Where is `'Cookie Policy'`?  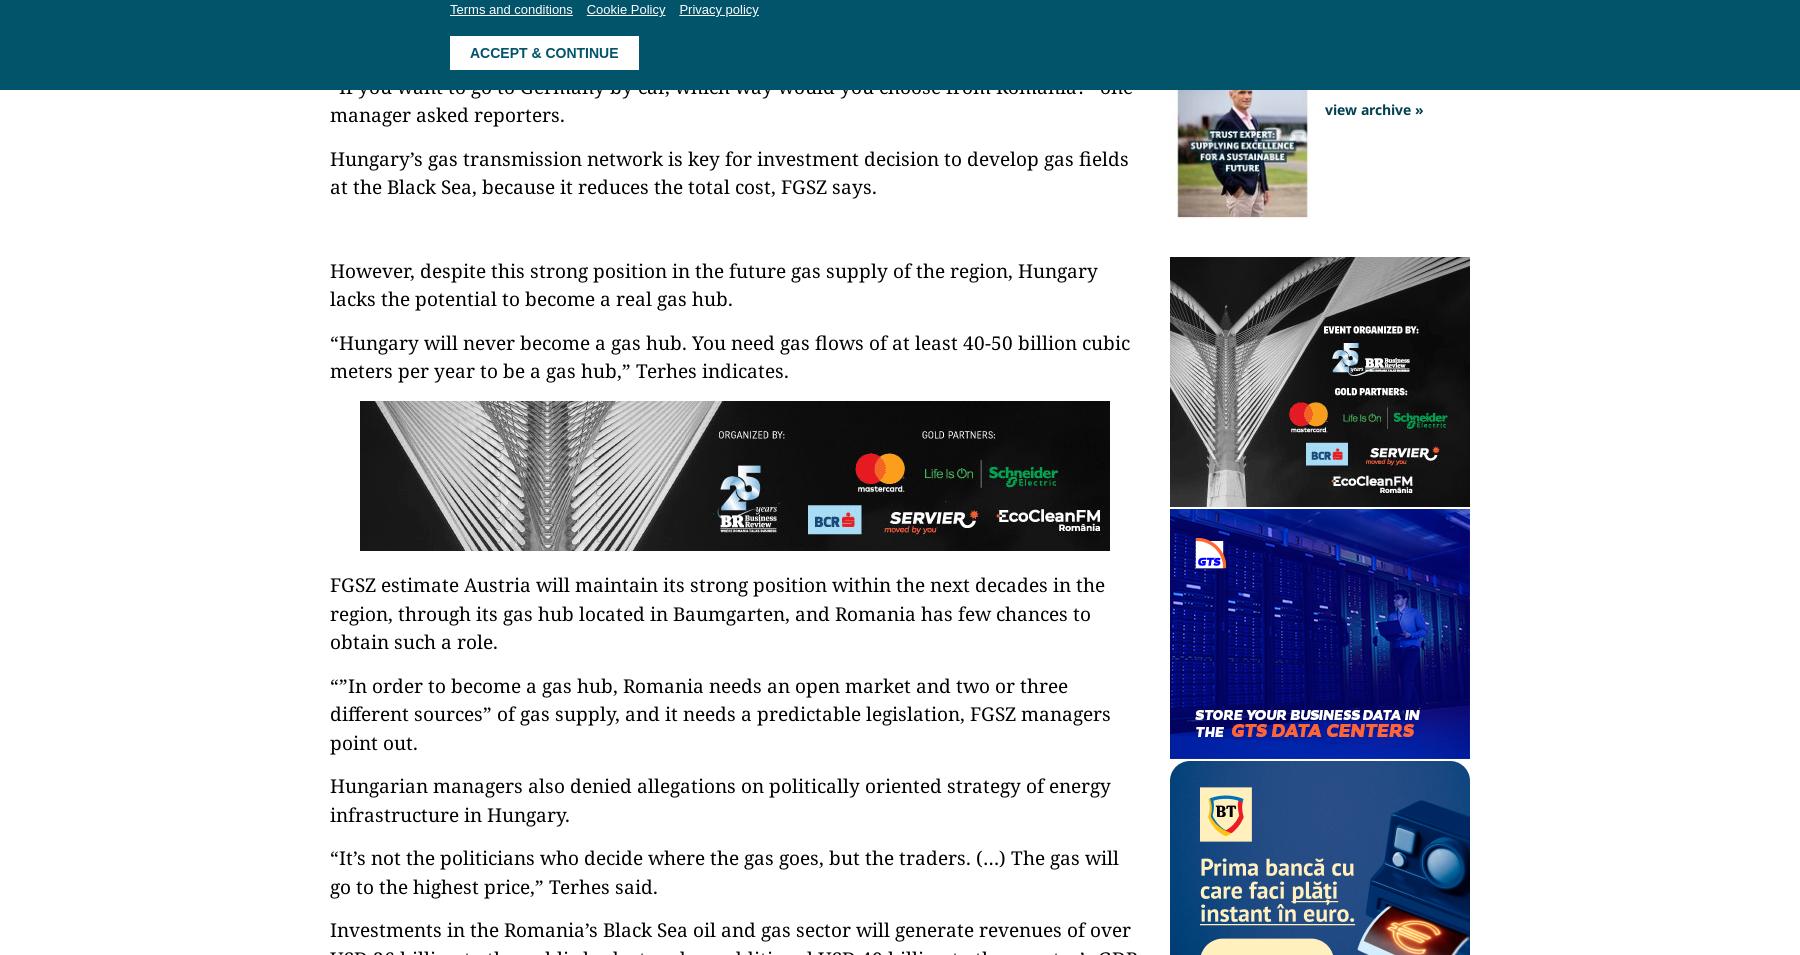
'Cookie Policy' is located at coordinates (625, 8).